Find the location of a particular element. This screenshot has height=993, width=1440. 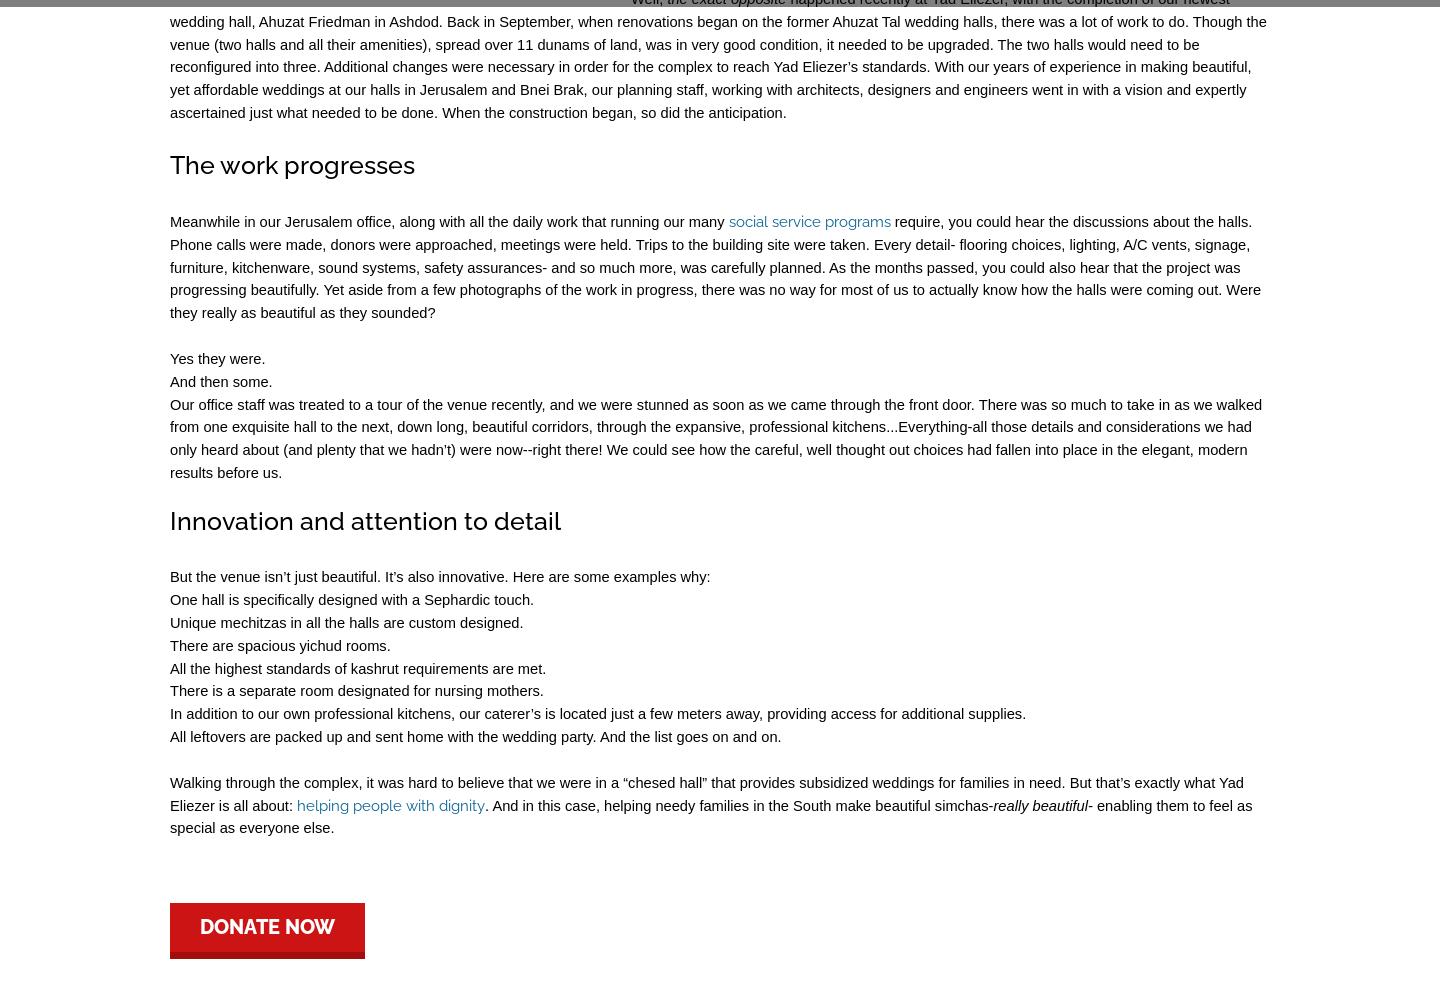

'The work progresses' is located at coordinates (291, 164).